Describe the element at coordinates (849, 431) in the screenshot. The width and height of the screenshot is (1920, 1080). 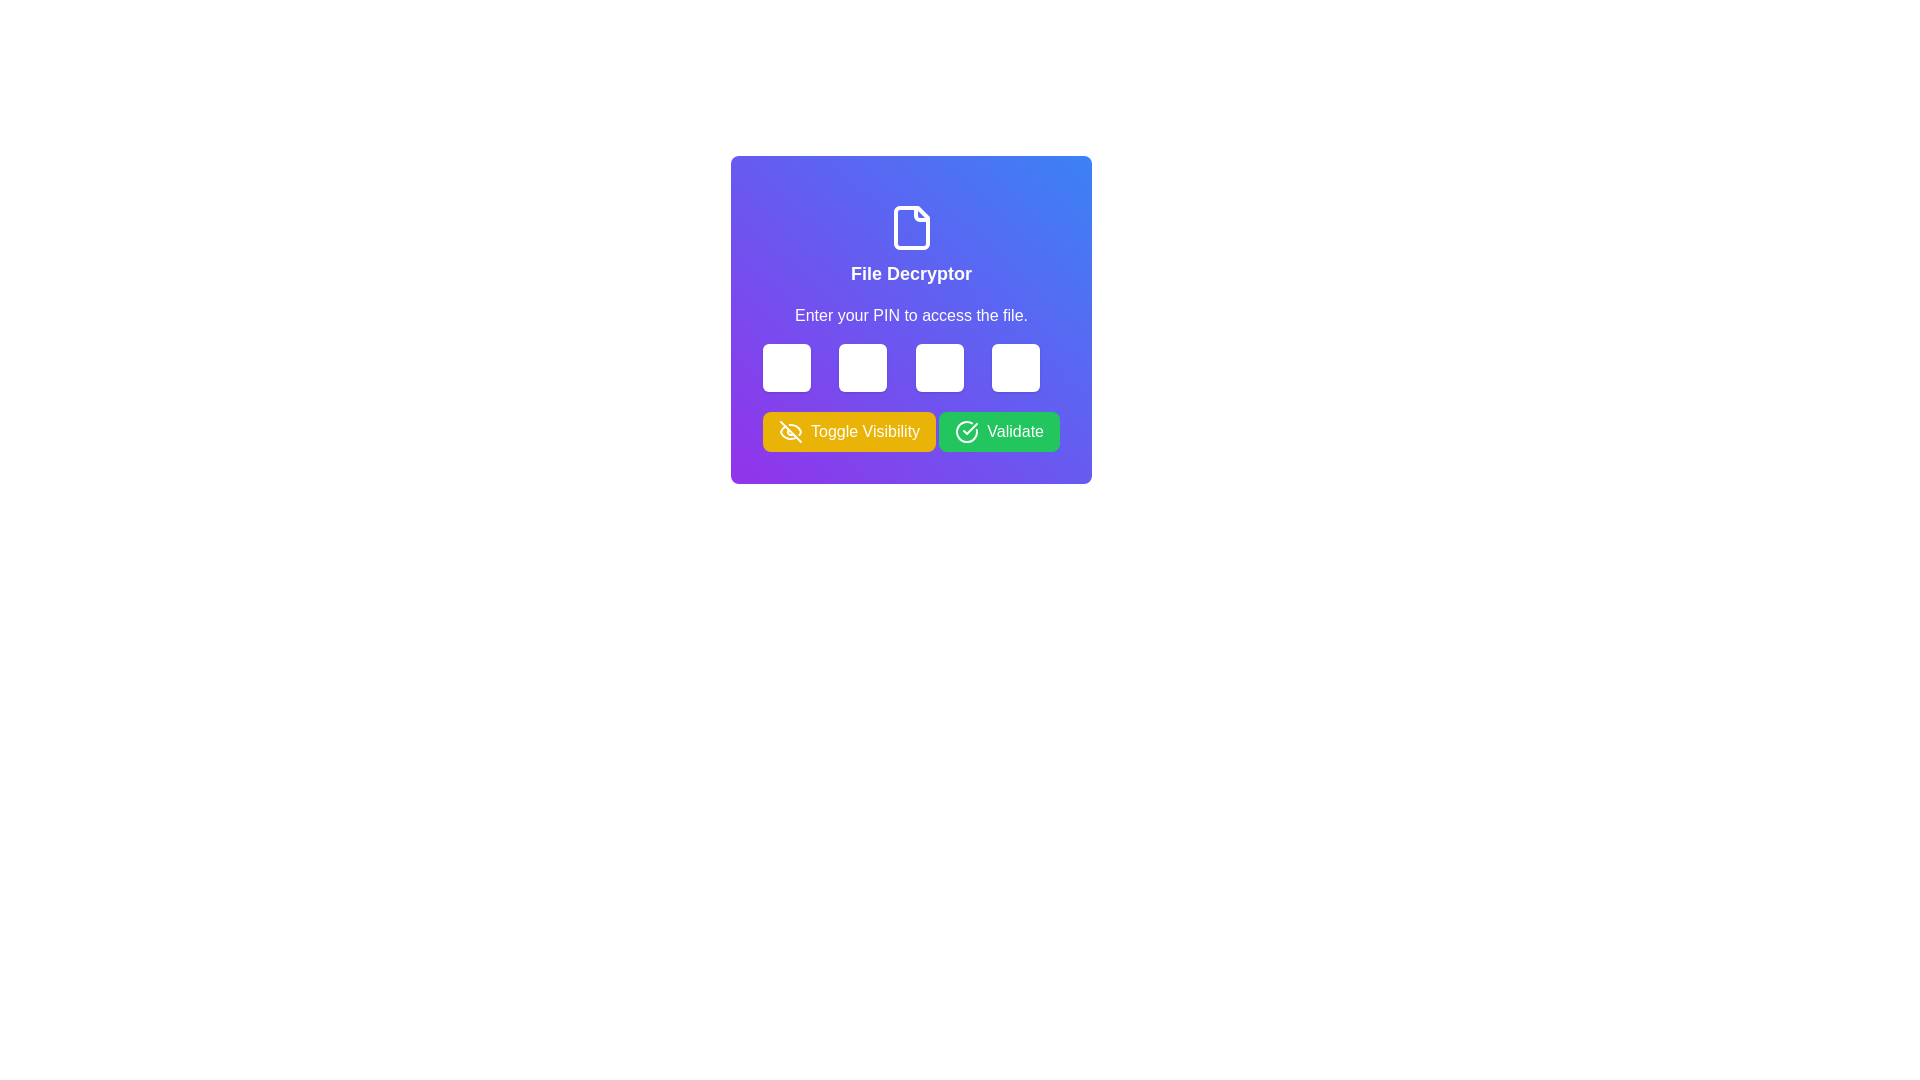
I see `the keyboard navigation on the visibility toggle button located in the 'File Decryptor' panel` at that location.